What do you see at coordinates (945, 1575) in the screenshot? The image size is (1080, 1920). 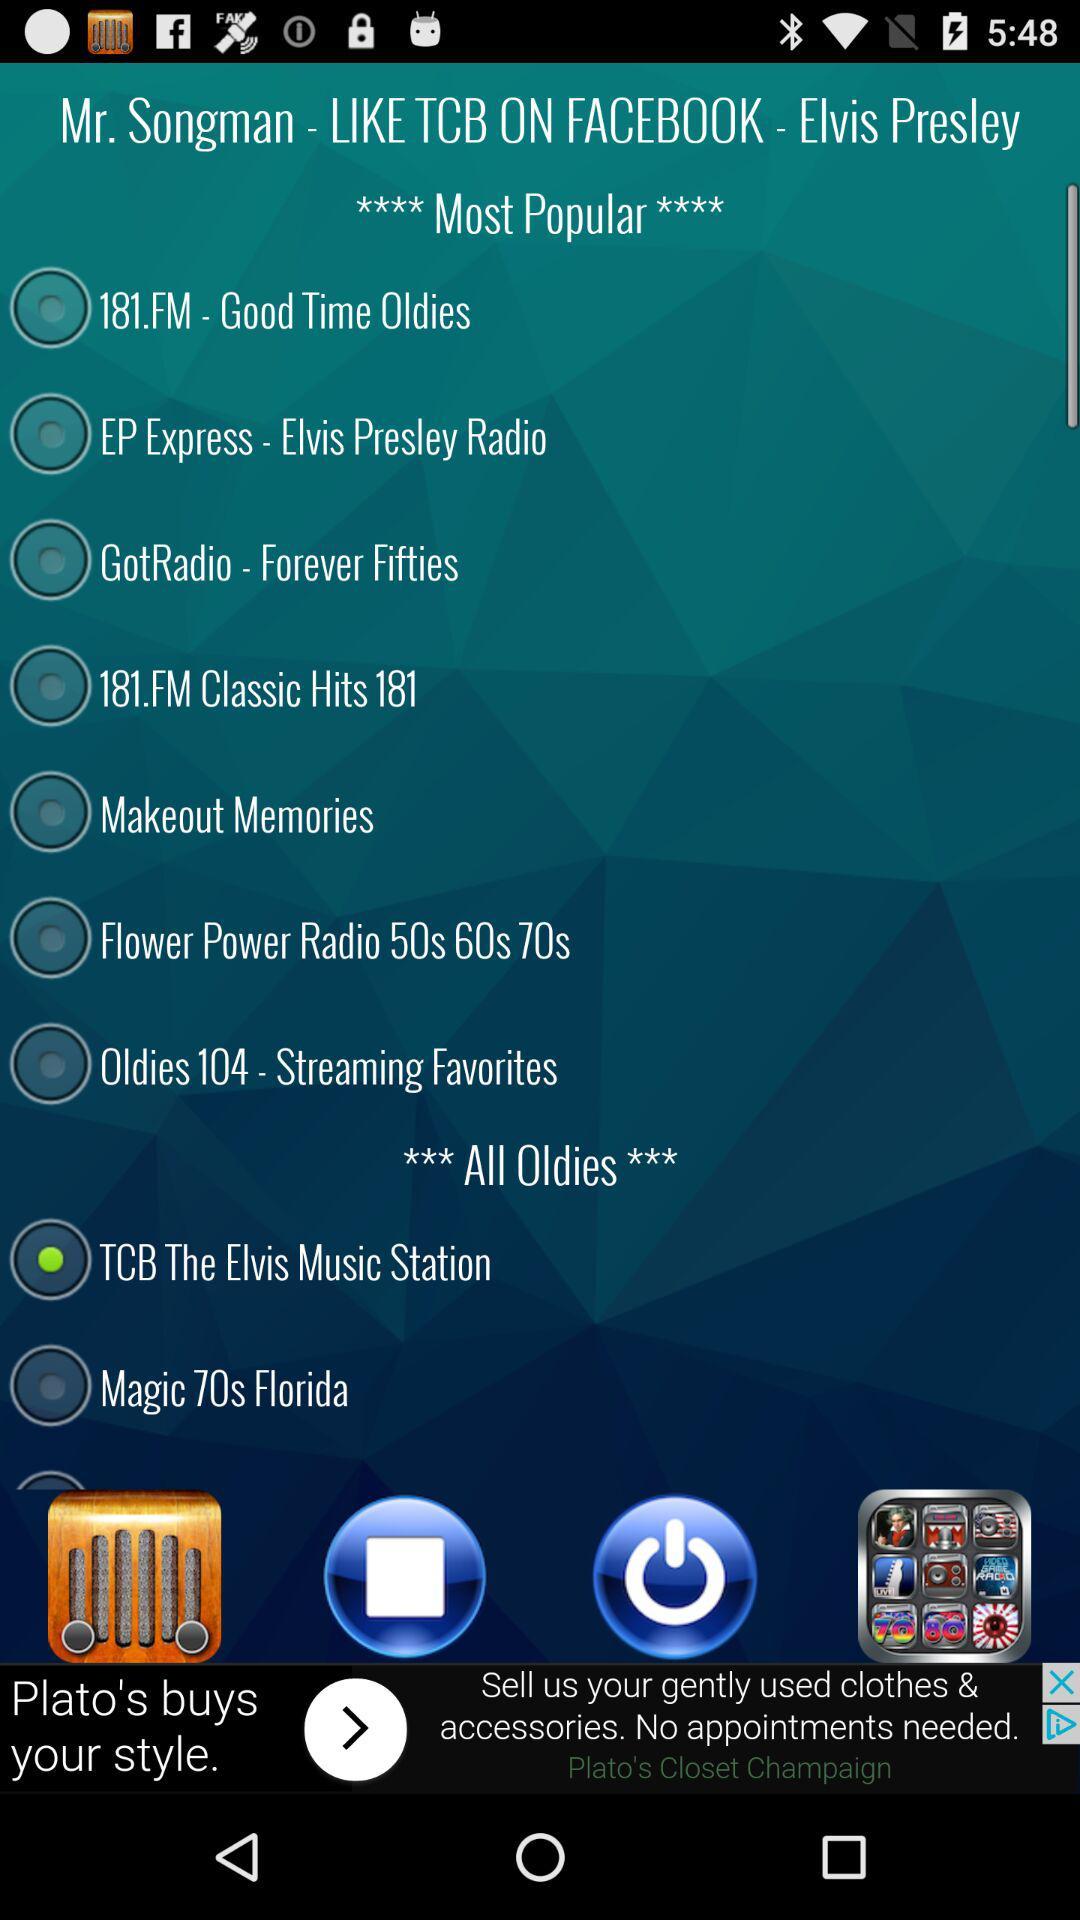 I see `click app` at bounding box center [945, 1575].